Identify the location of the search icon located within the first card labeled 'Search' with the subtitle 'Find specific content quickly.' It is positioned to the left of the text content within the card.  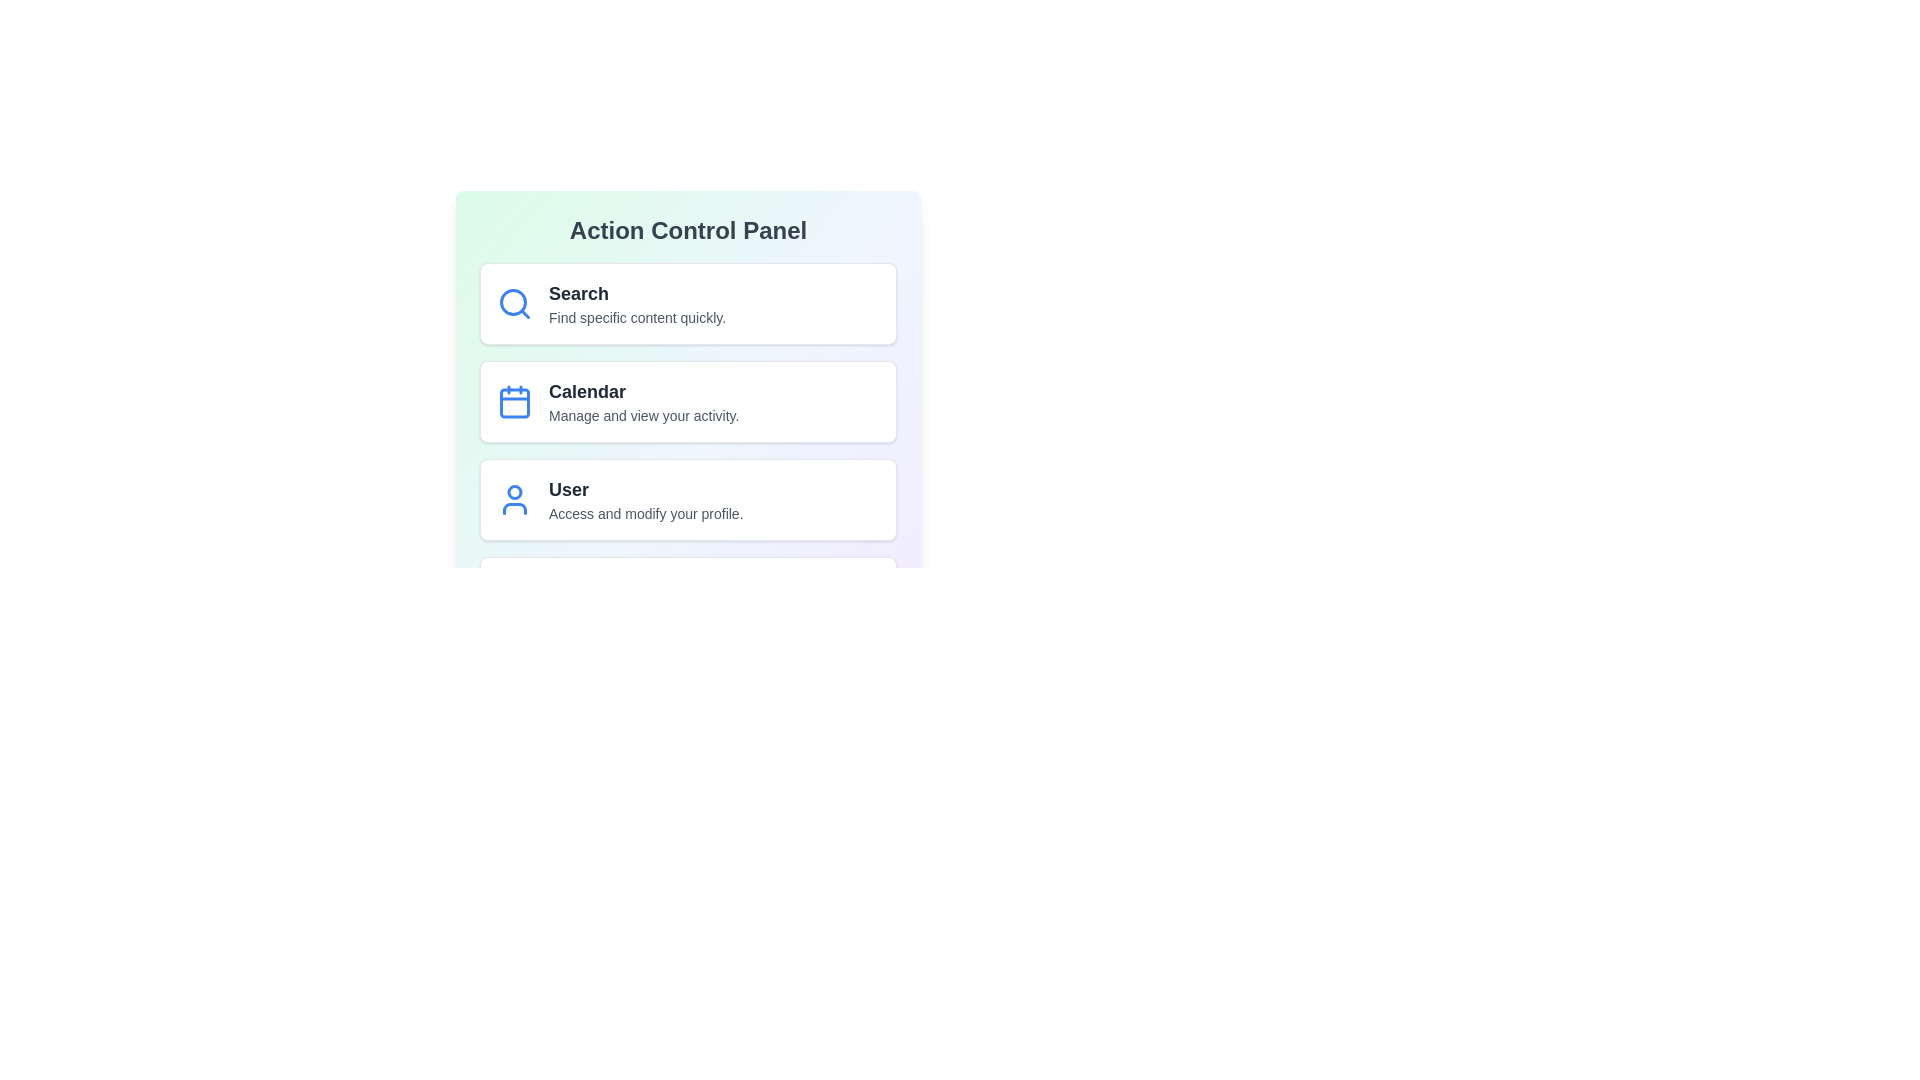
(514, 304).